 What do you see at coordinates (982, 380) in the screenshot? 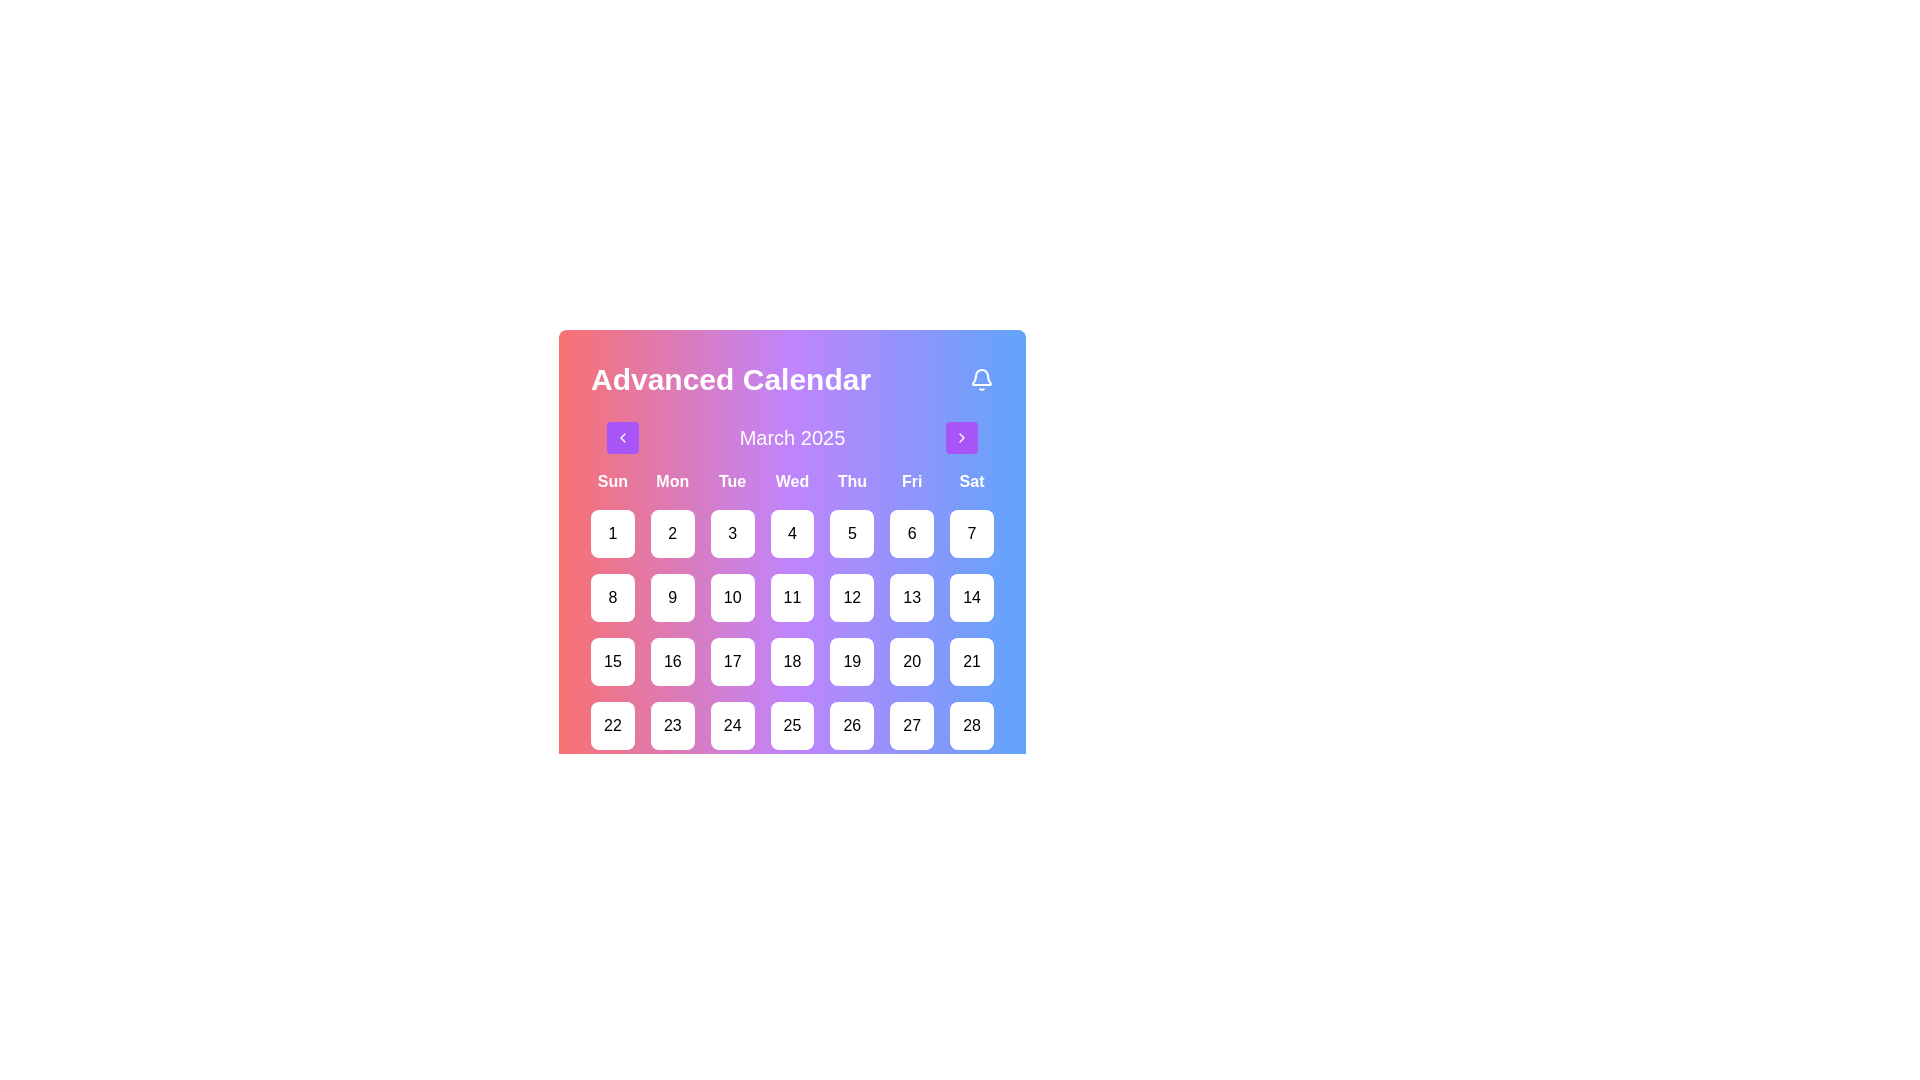
I see `the bell icon in the header section of the 'Advanced Calendar' interface` at bounding box center [982, 380].